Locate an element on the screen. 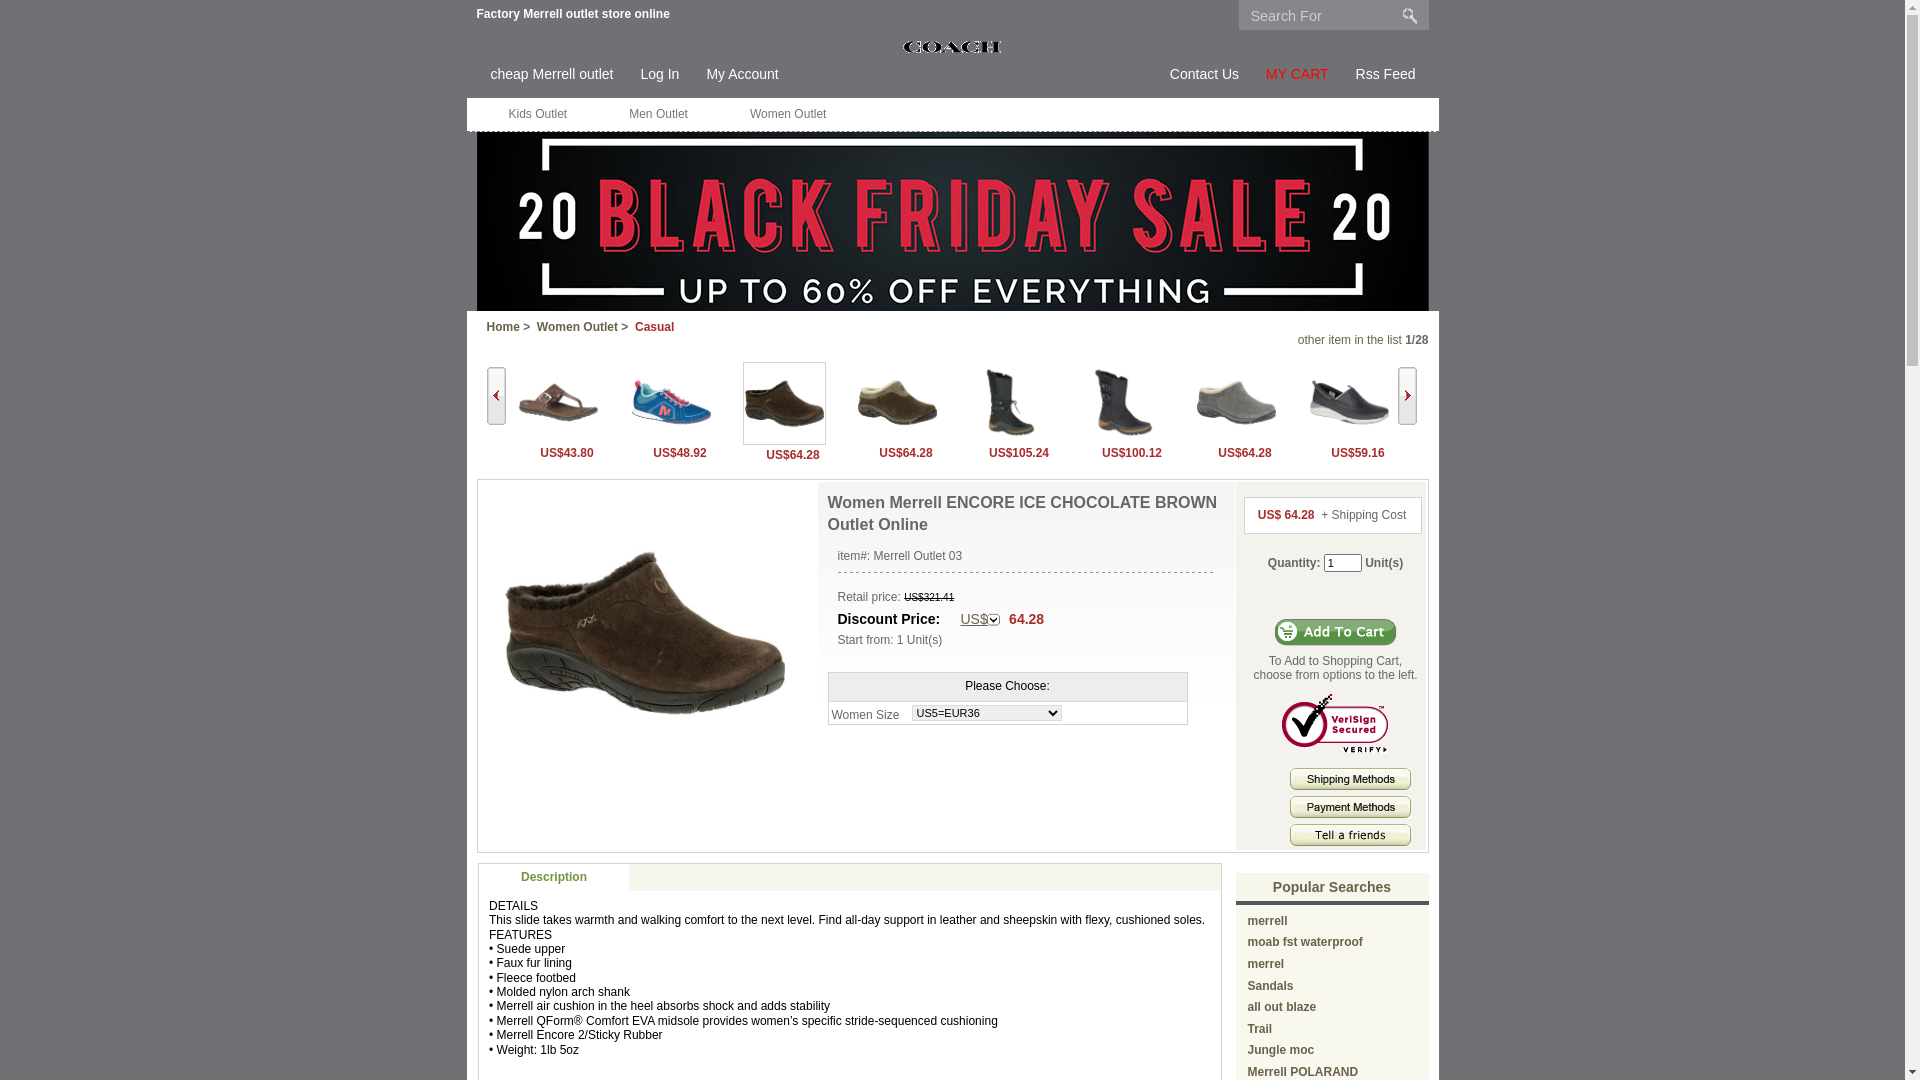 Image resolution: width=1920 pixels, height=1080 pixels. 'other item in the list' is located at coordinates (1349, 338).